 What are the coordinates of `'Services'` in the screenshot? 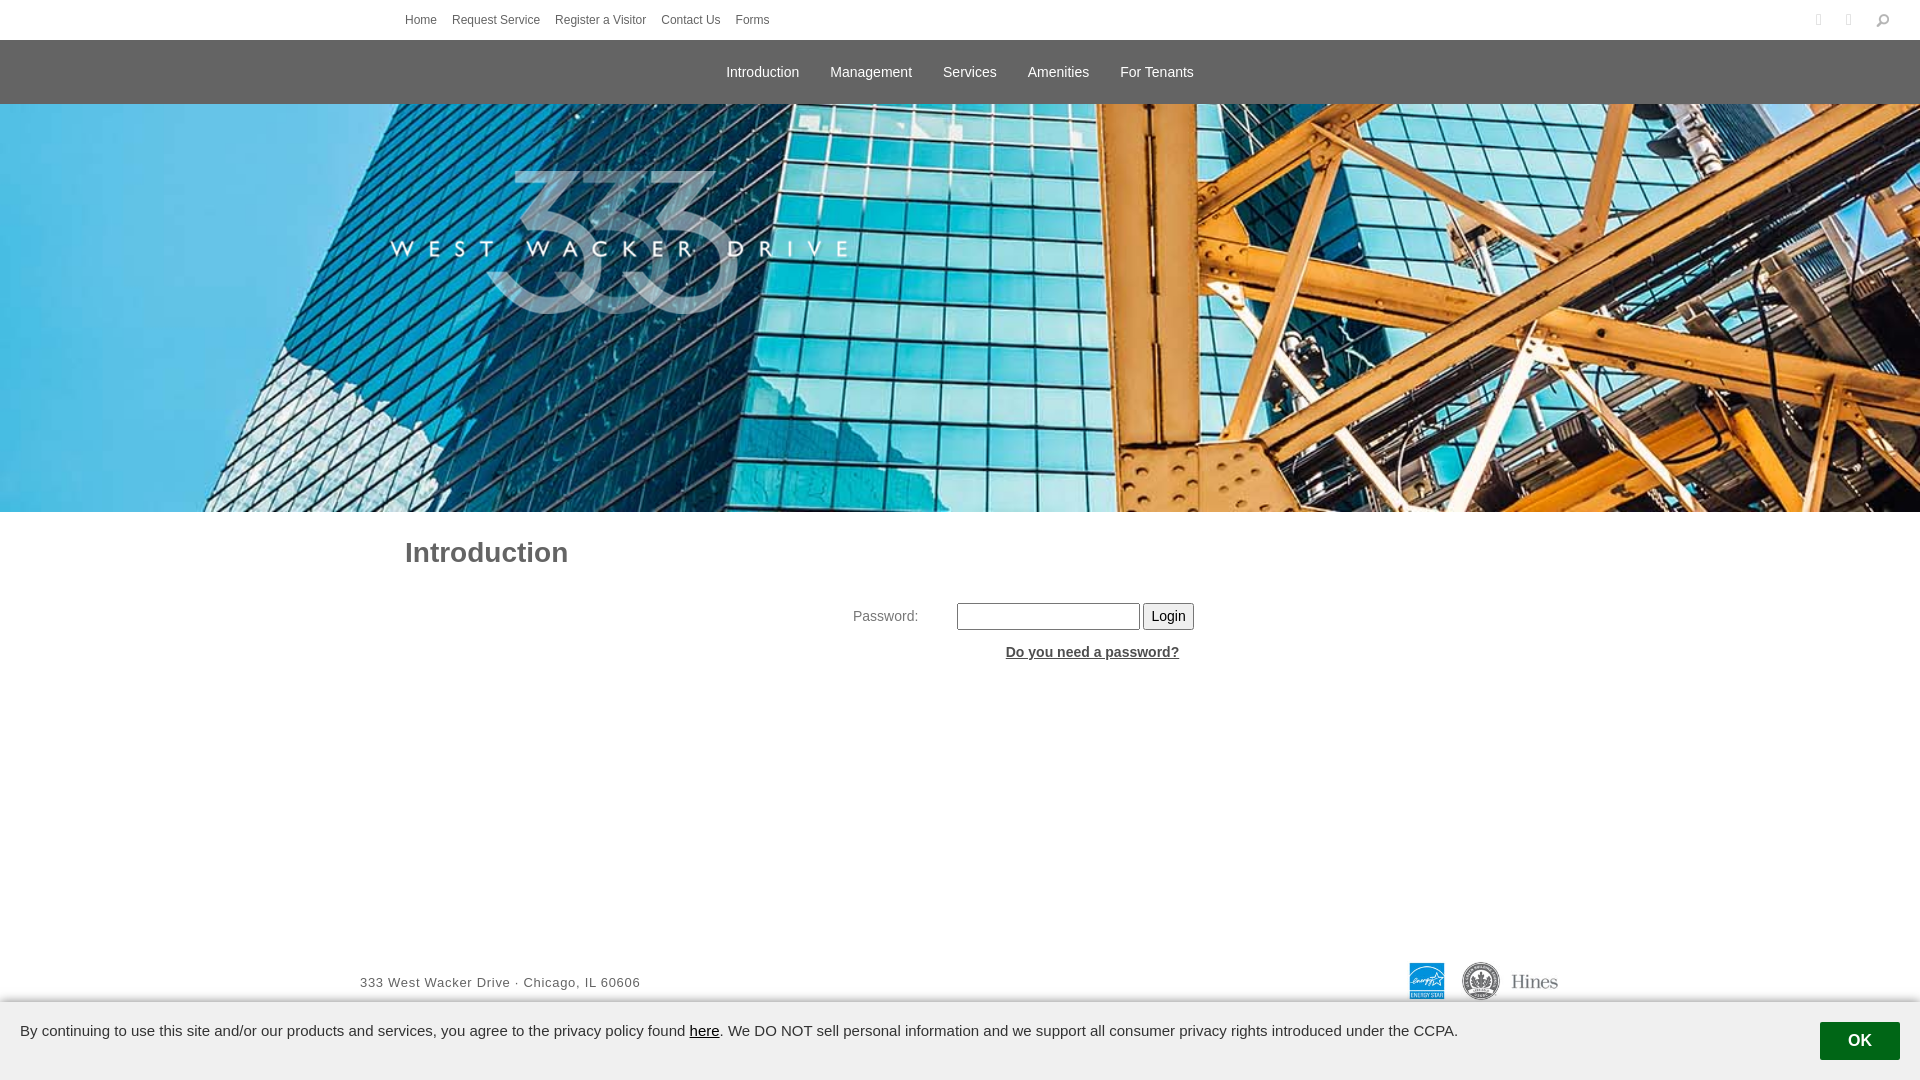 It's located at (969, 68).